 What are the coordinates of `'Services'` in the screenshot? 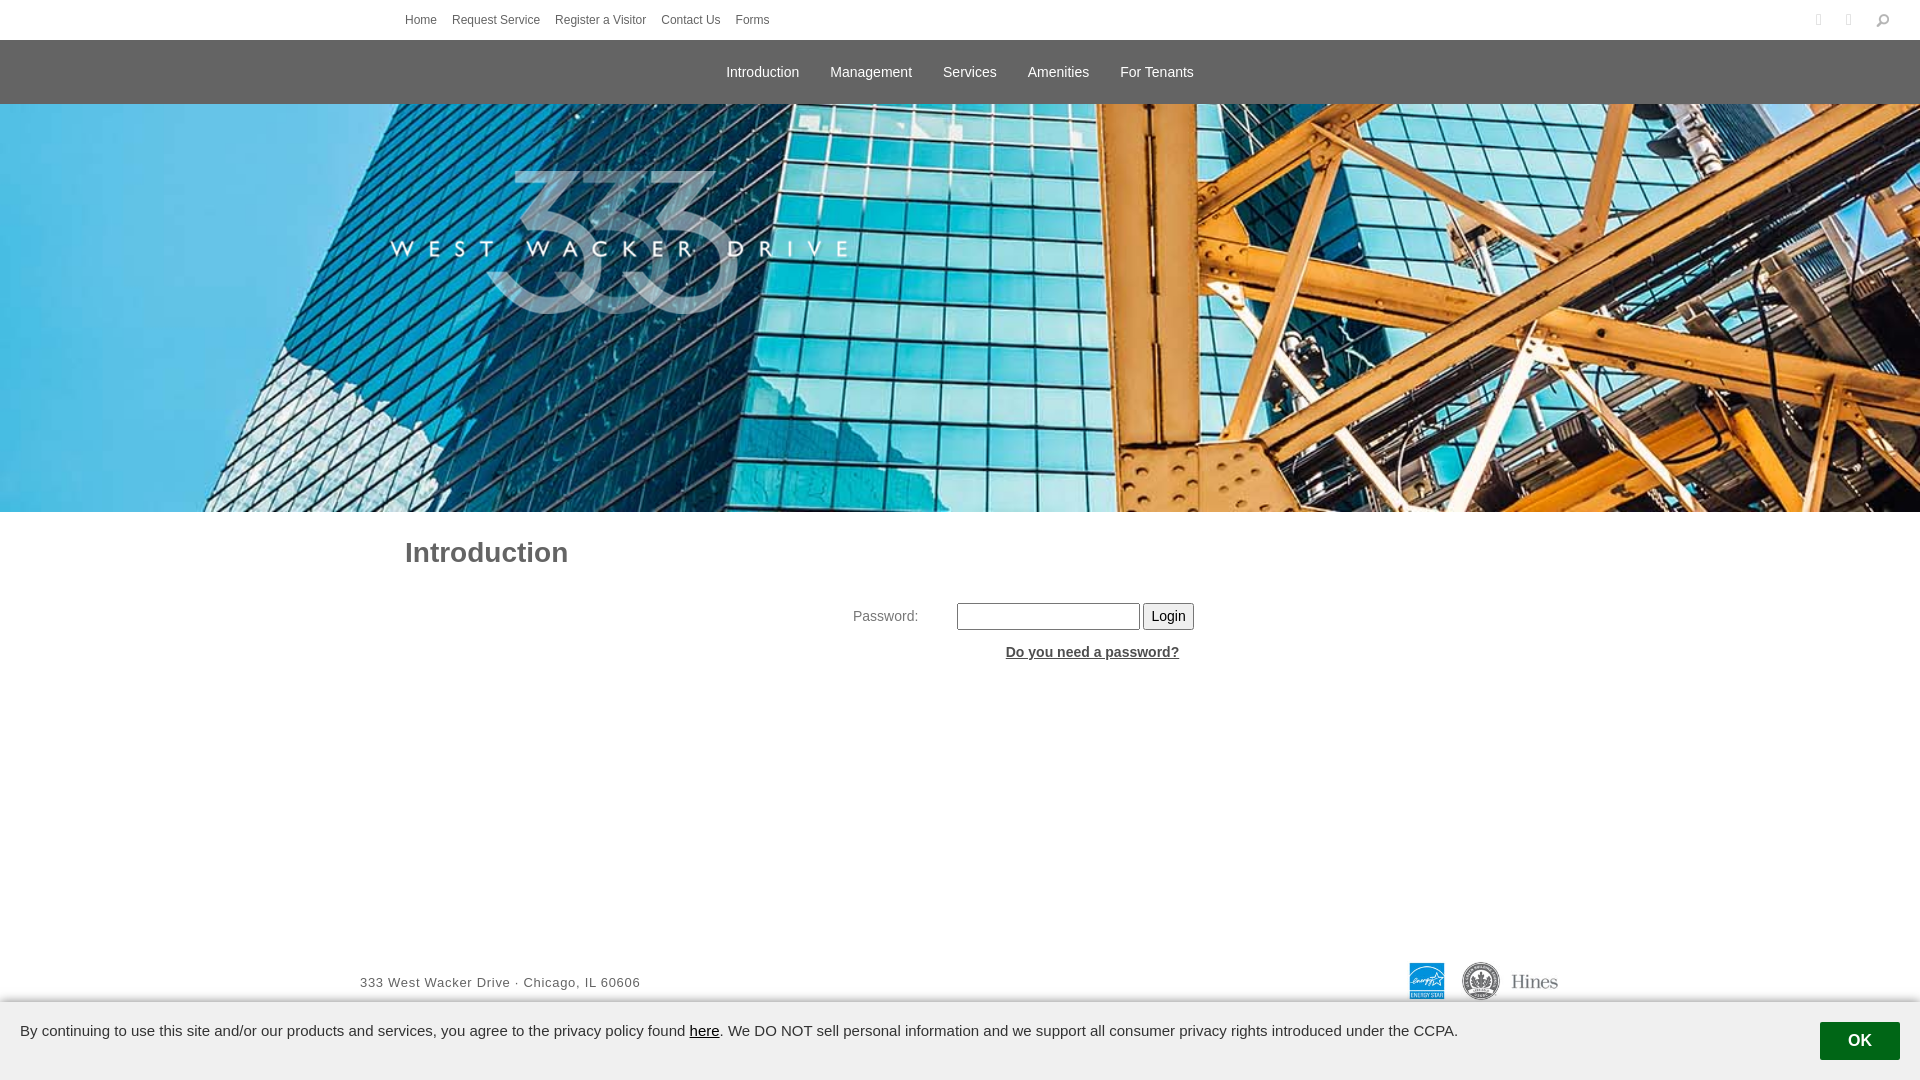 It's located at (969, 68).